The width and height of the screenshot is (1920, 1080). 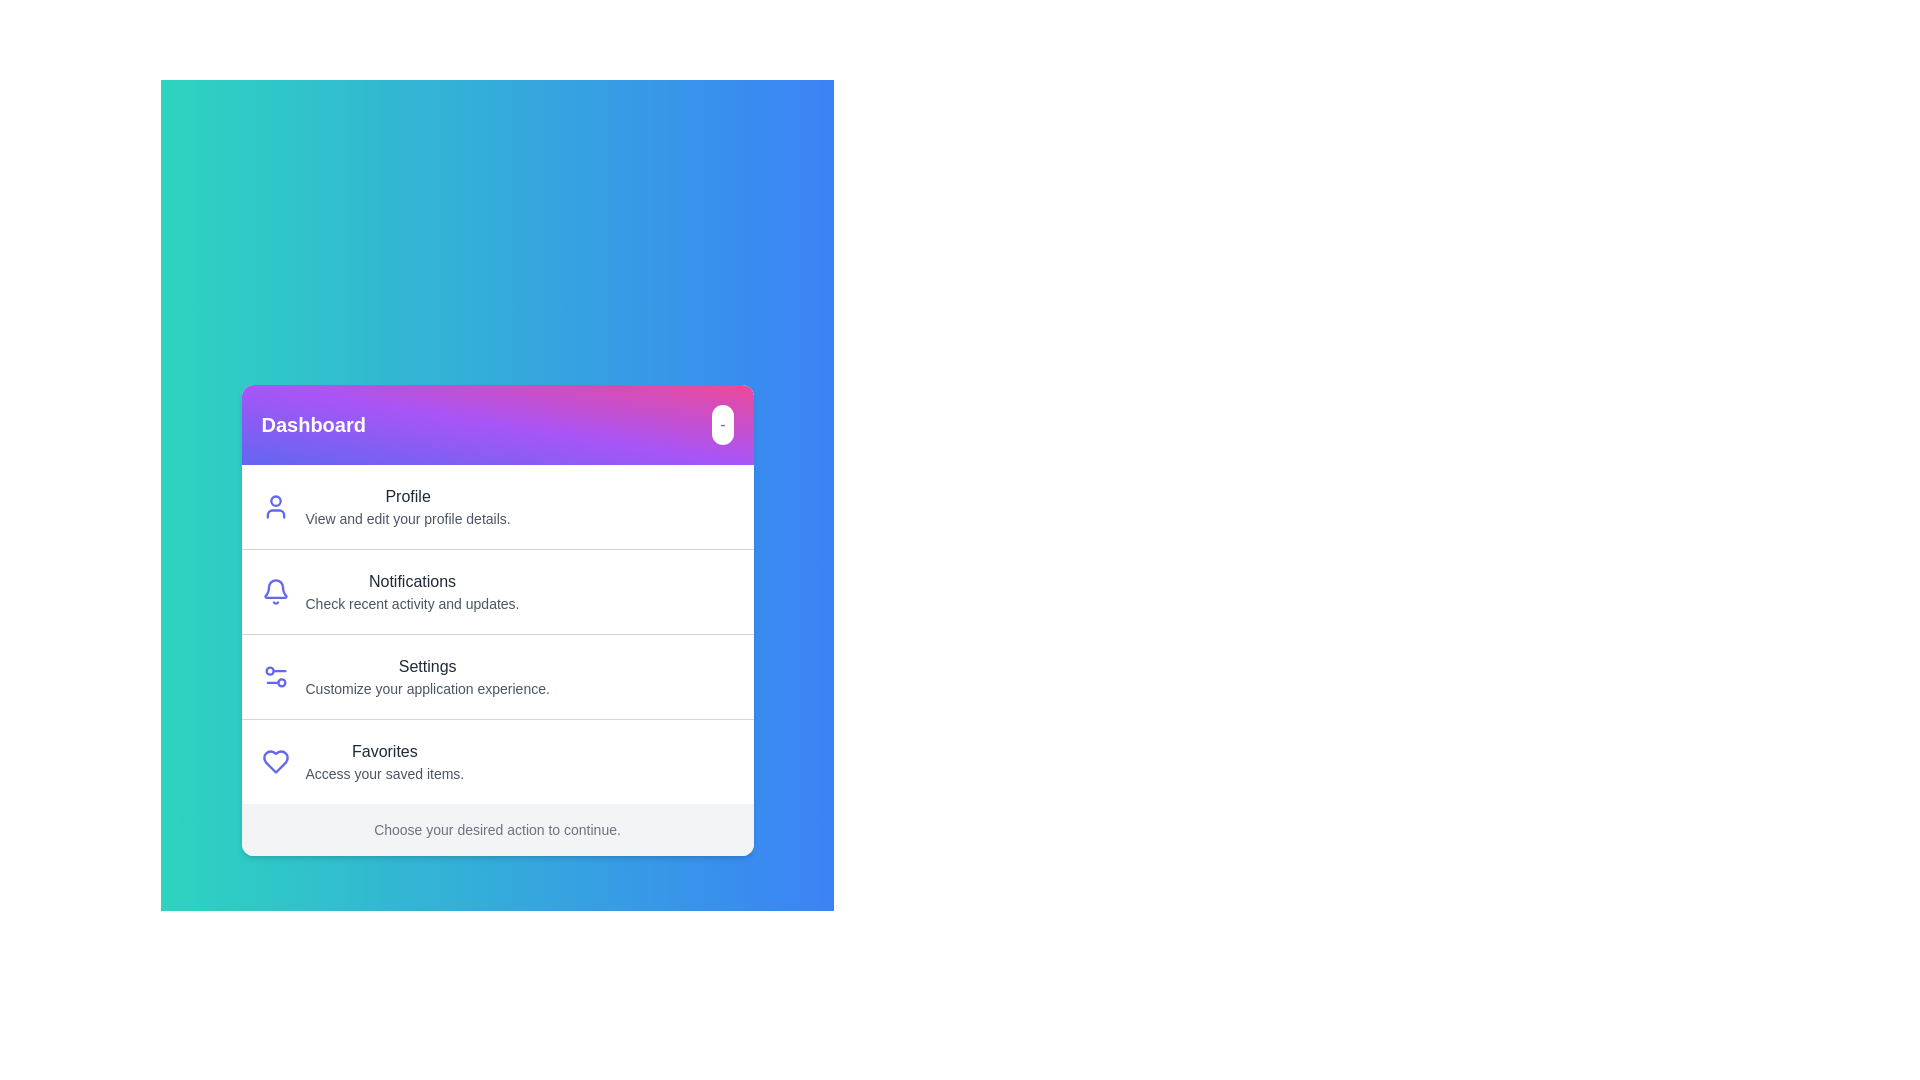 I want to click on the menu option corresponding to Notifications, so click(x=411, y=590).